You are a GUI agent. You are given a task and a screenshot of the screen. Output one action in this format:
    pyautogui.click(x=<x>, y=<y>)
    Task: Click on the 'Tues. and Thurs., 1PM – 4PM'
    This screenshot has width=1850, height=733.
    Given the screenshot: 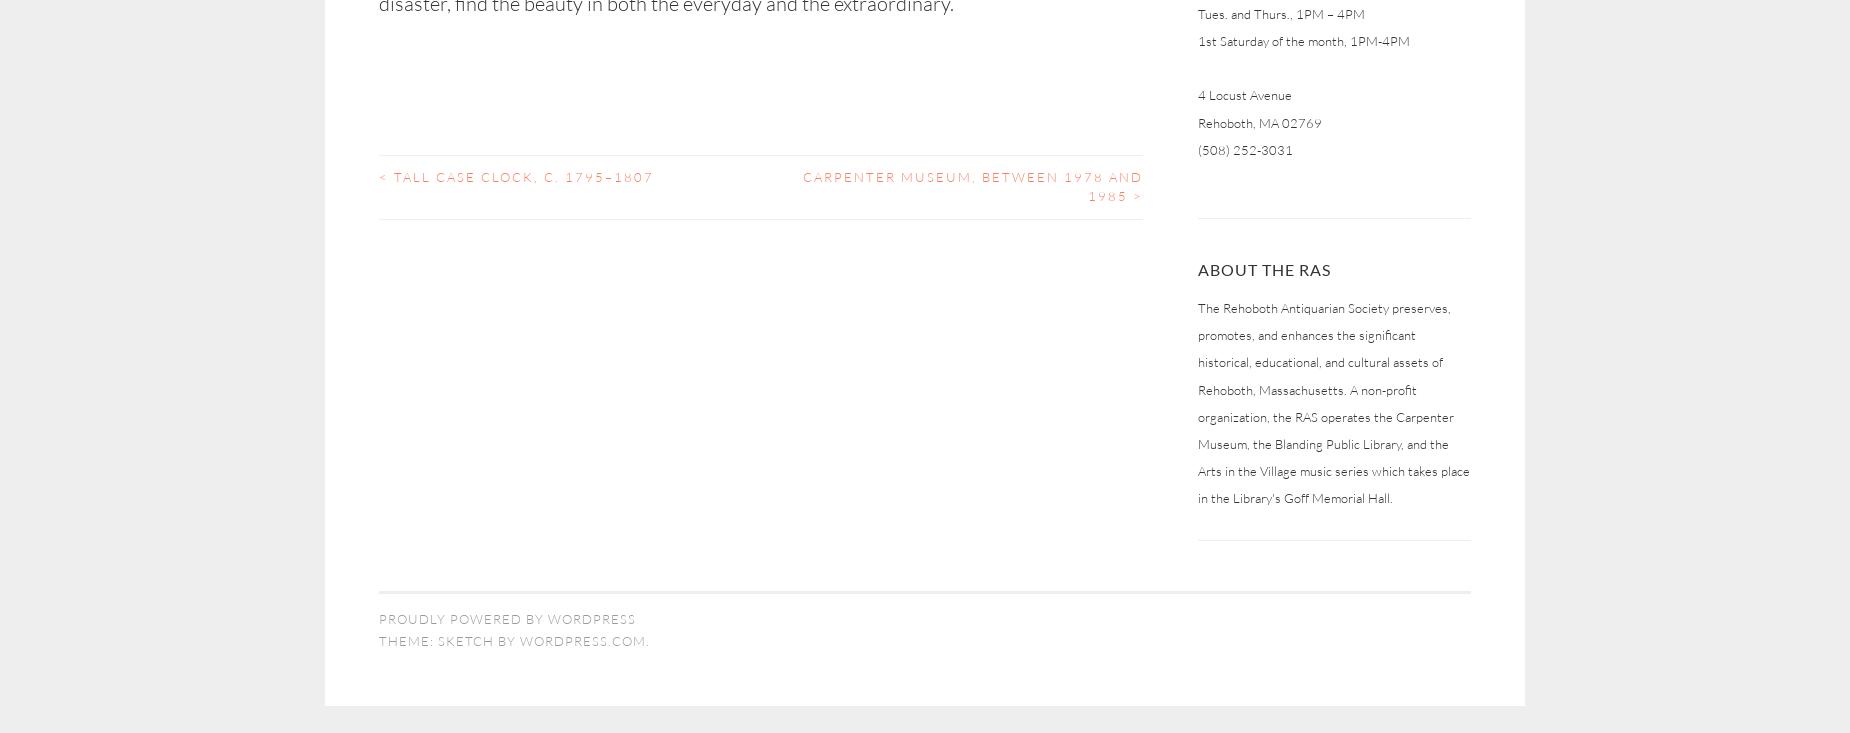 What is the action you would take?
    pyautogui.click(x=1197, y=11)
    